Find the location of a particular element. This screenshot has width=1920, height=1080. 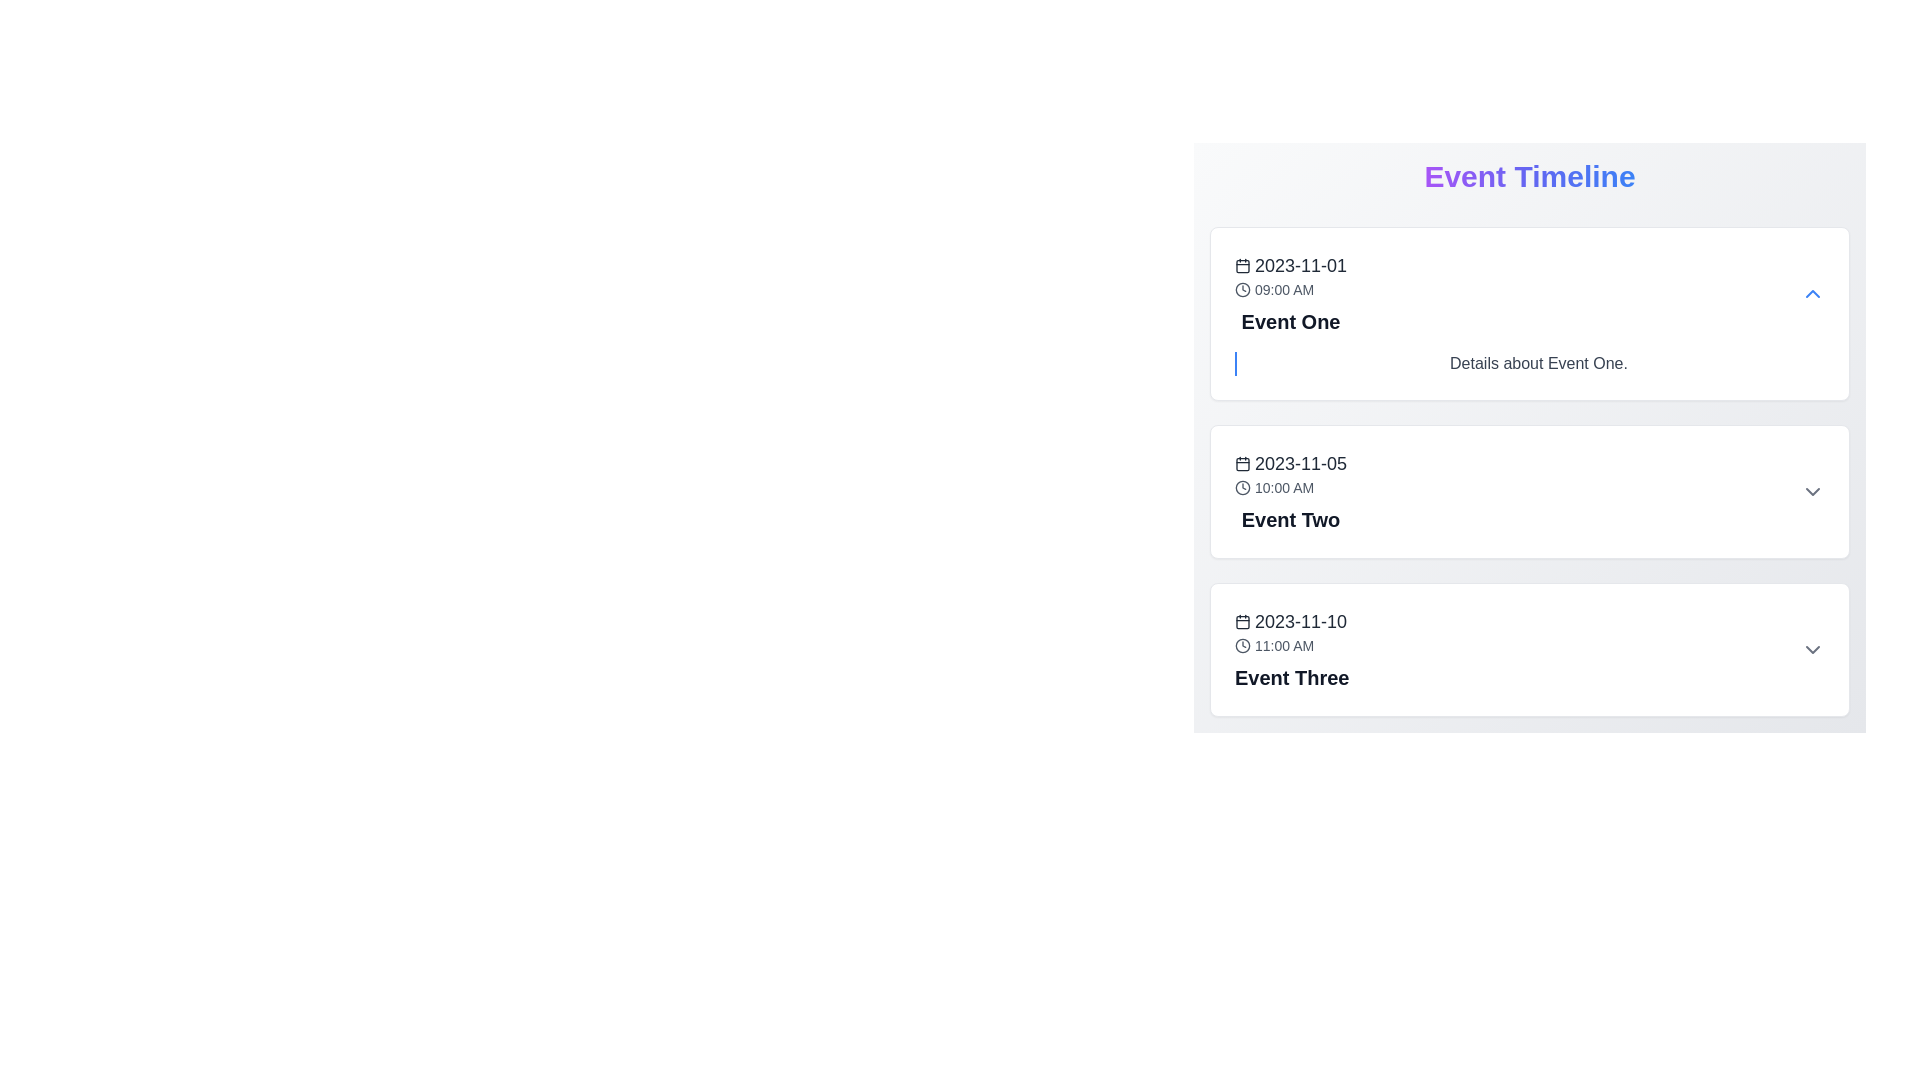

the chevron icon in the upper-right corner of the 'Event One' card is located at coordinates (1813, 293).